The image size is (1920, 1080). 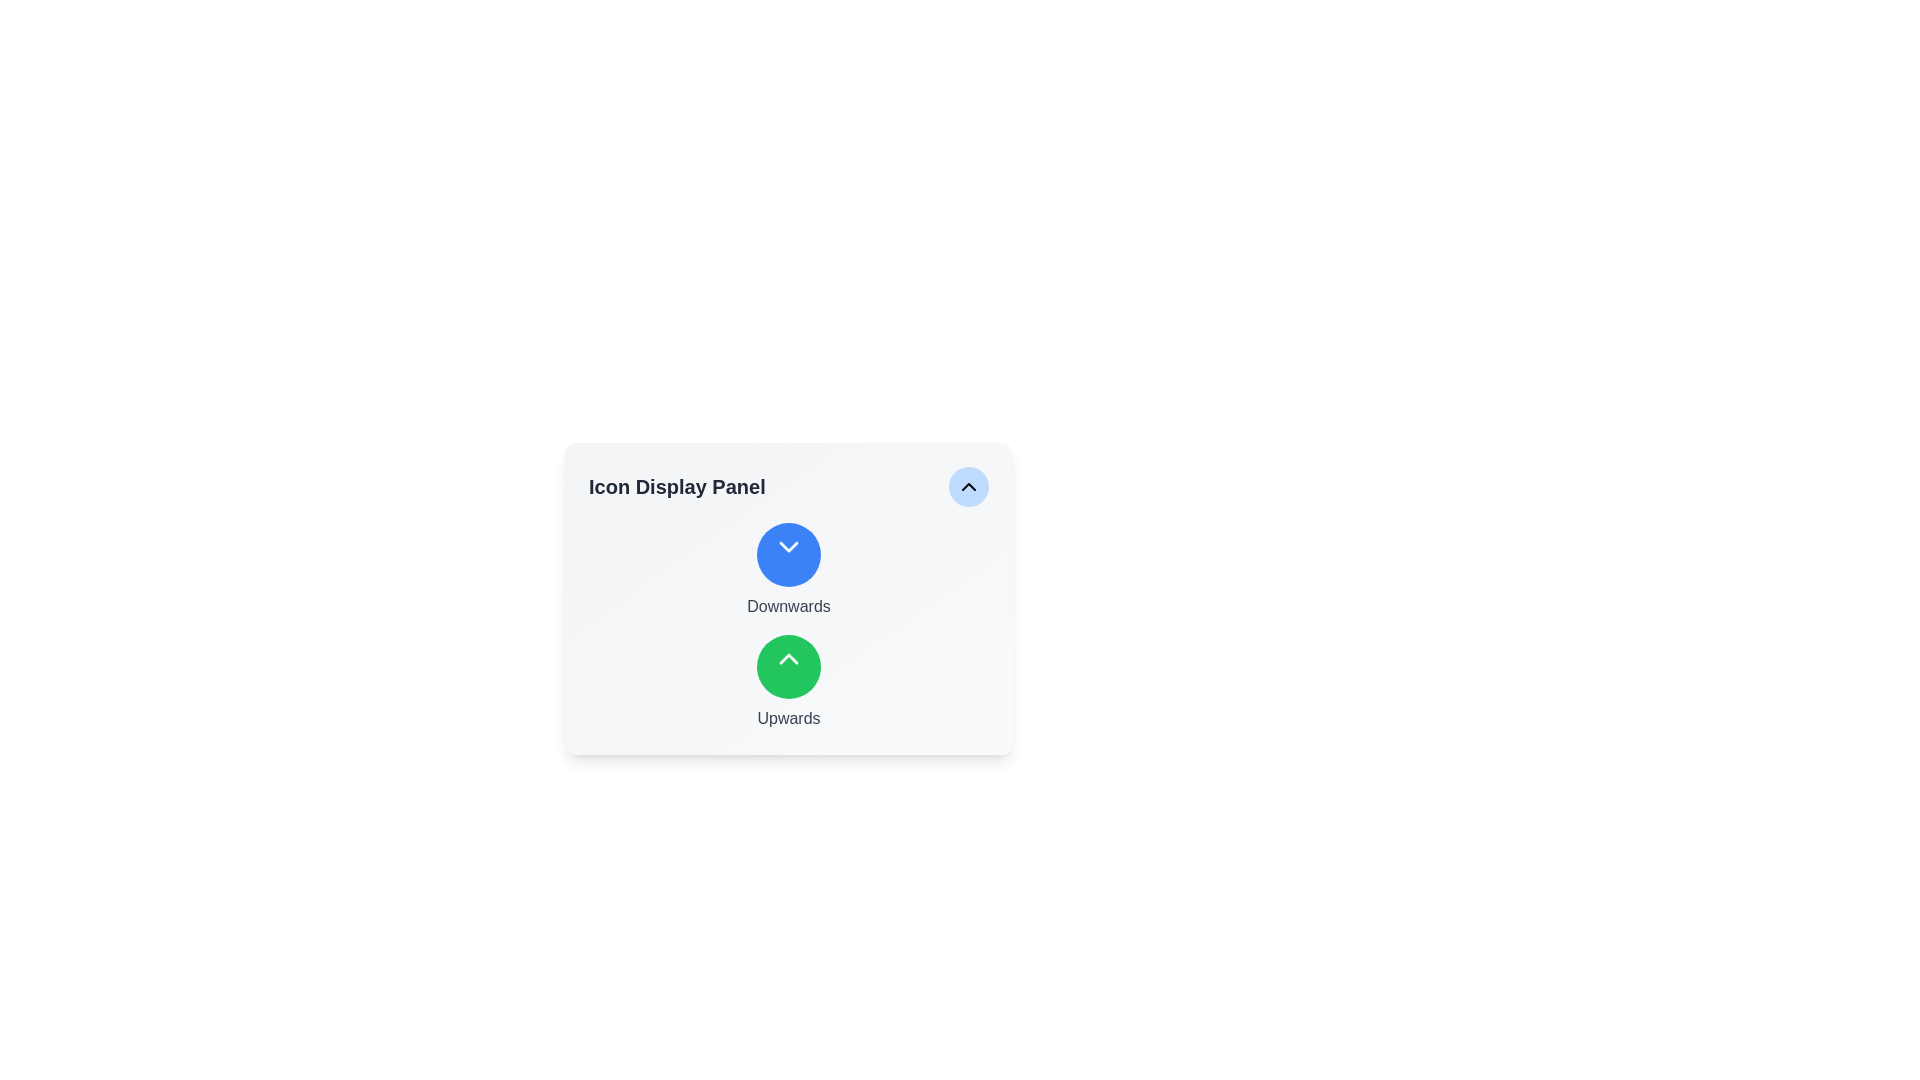 What do you see at coordinates (787, 663) in the screenshot?
I see `the upward arrow icon located inside the circular button at the top-right corner of the card panel labeled 'Icon Display Panel'` at bounding box center [787, 663].